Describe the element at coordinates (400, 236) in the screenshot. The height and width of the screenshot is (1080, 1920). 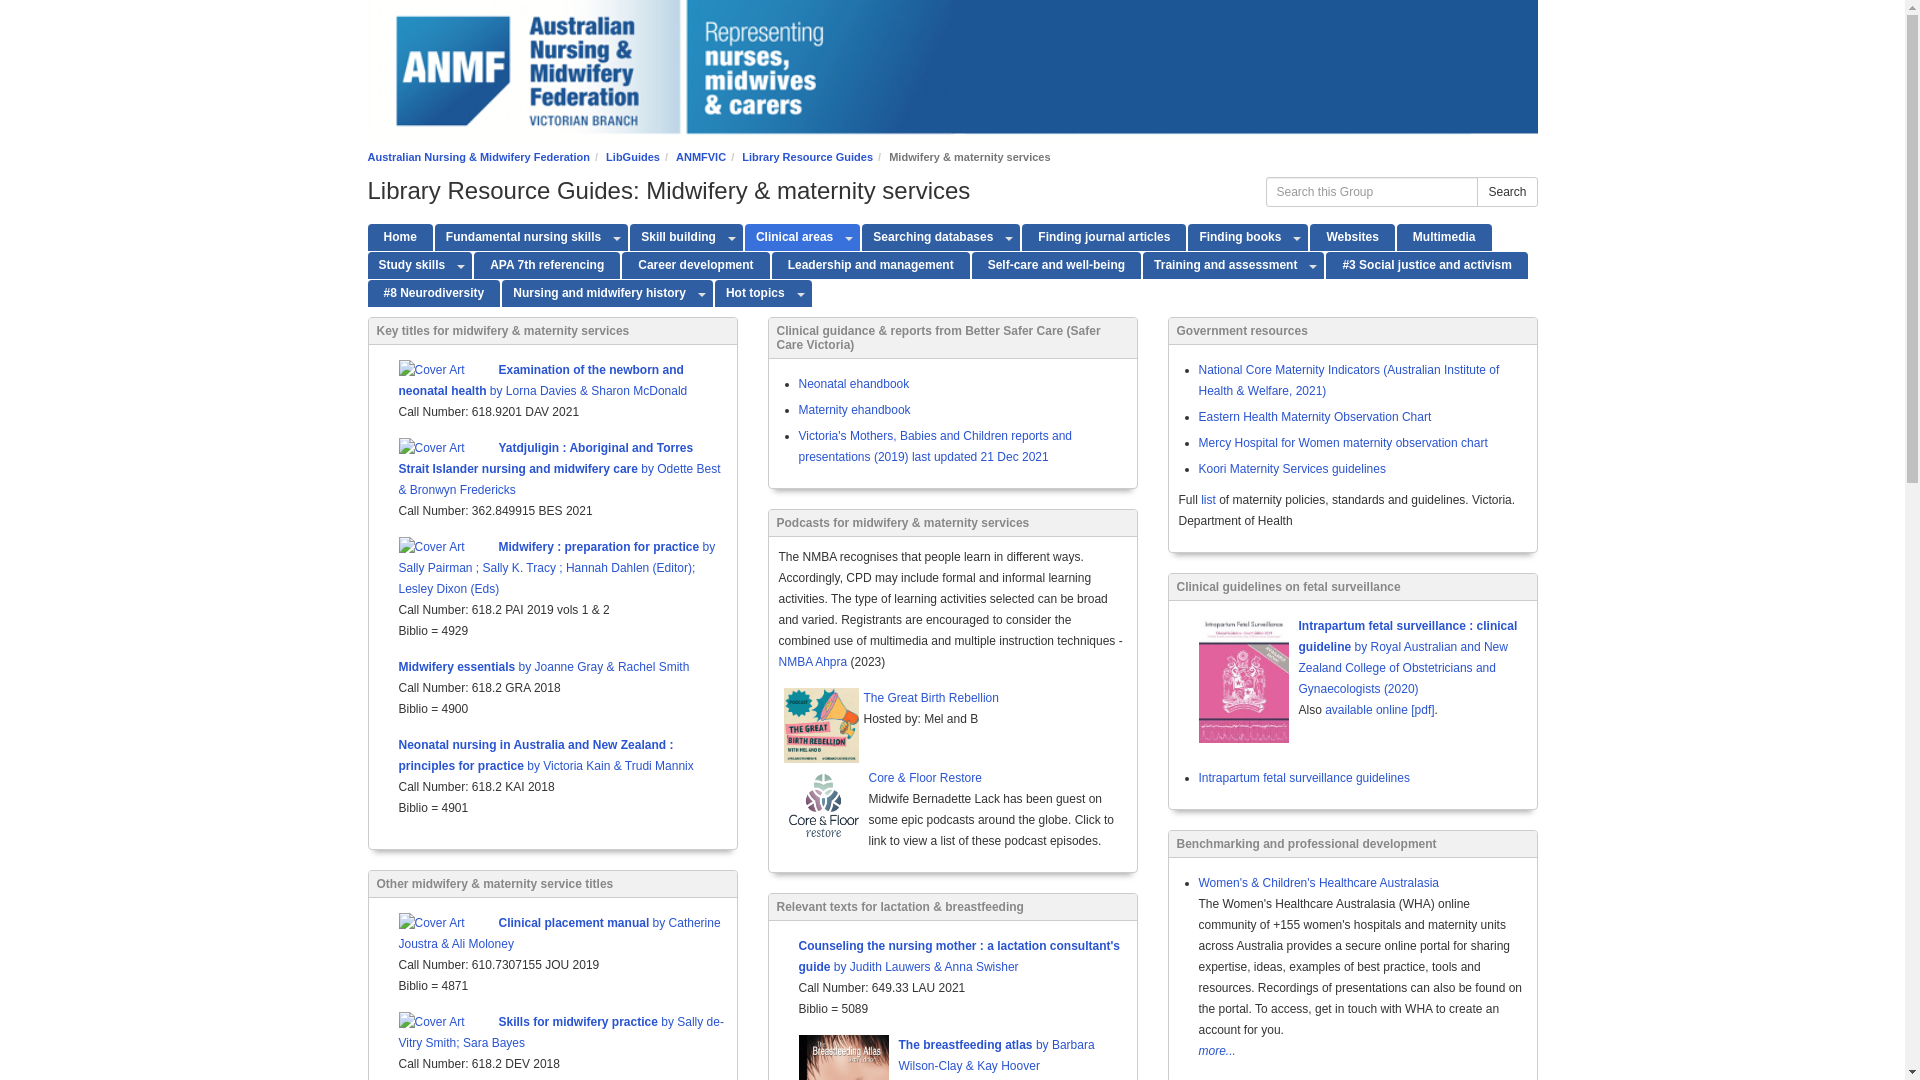
I see `'Home'` at that location.